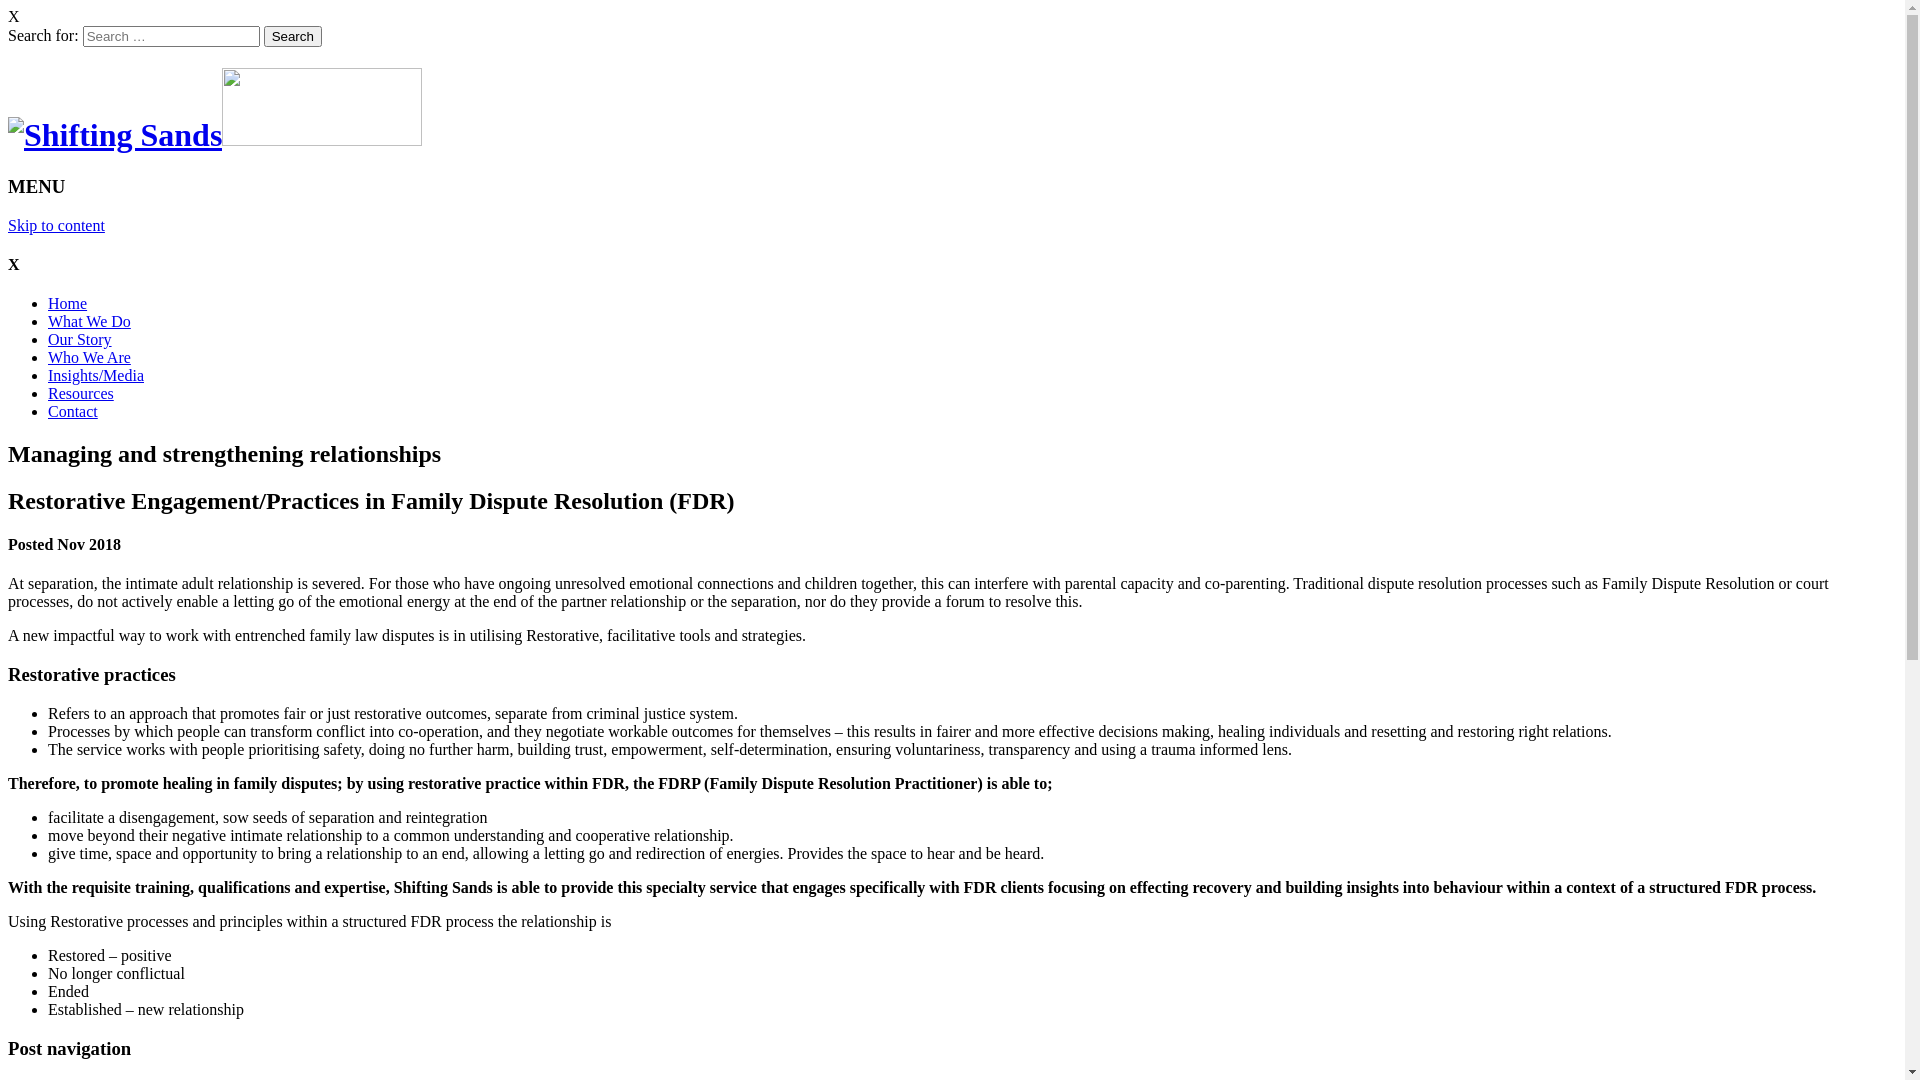 This screenshot has width=1920, height=1080. Describe the element at coordinates (88, 320) in the screenshot. I see `'What We Do'` at that location.